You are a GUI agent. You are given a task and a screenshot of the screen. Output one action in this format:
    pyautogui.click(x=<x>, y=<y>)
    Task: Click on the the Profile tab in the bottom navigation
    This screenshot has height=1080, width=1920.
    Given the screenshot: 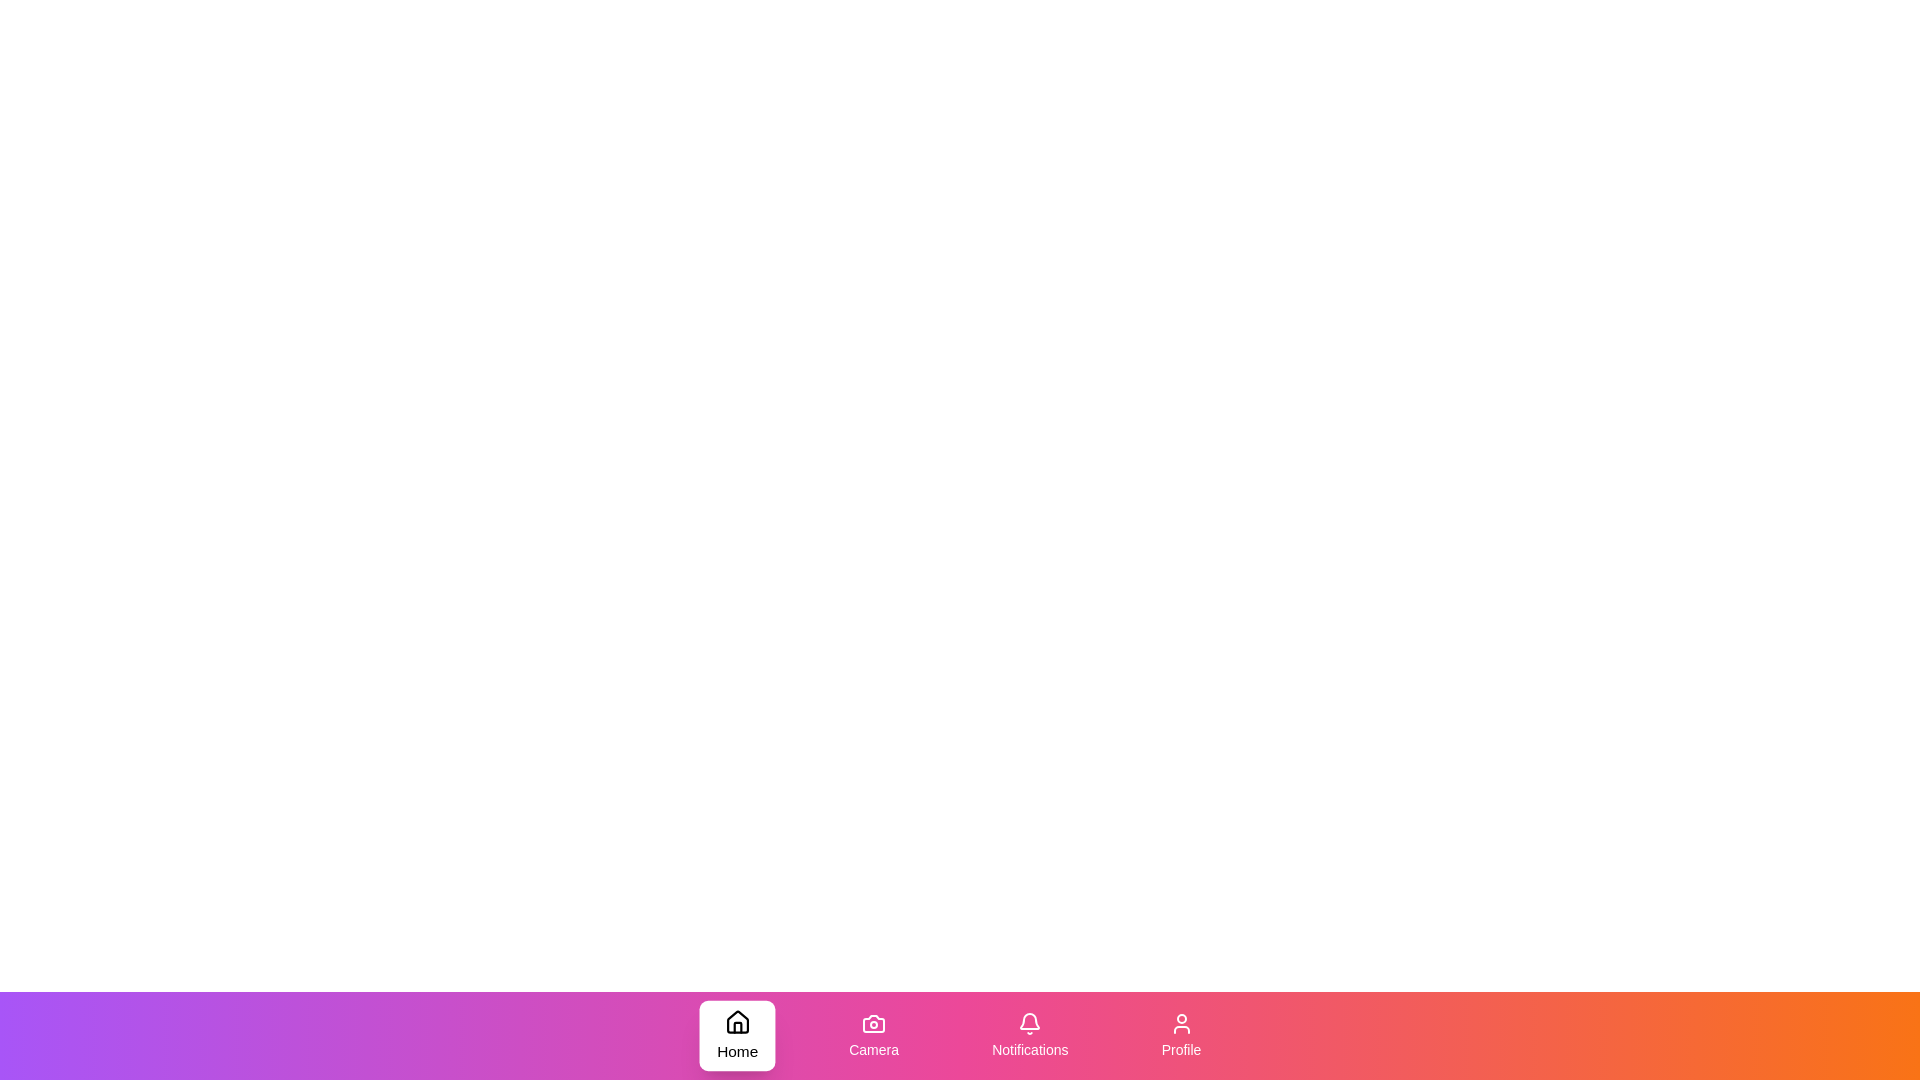 What is the action you would take?
    pyautogui.click(x=1181, y=1035)
    